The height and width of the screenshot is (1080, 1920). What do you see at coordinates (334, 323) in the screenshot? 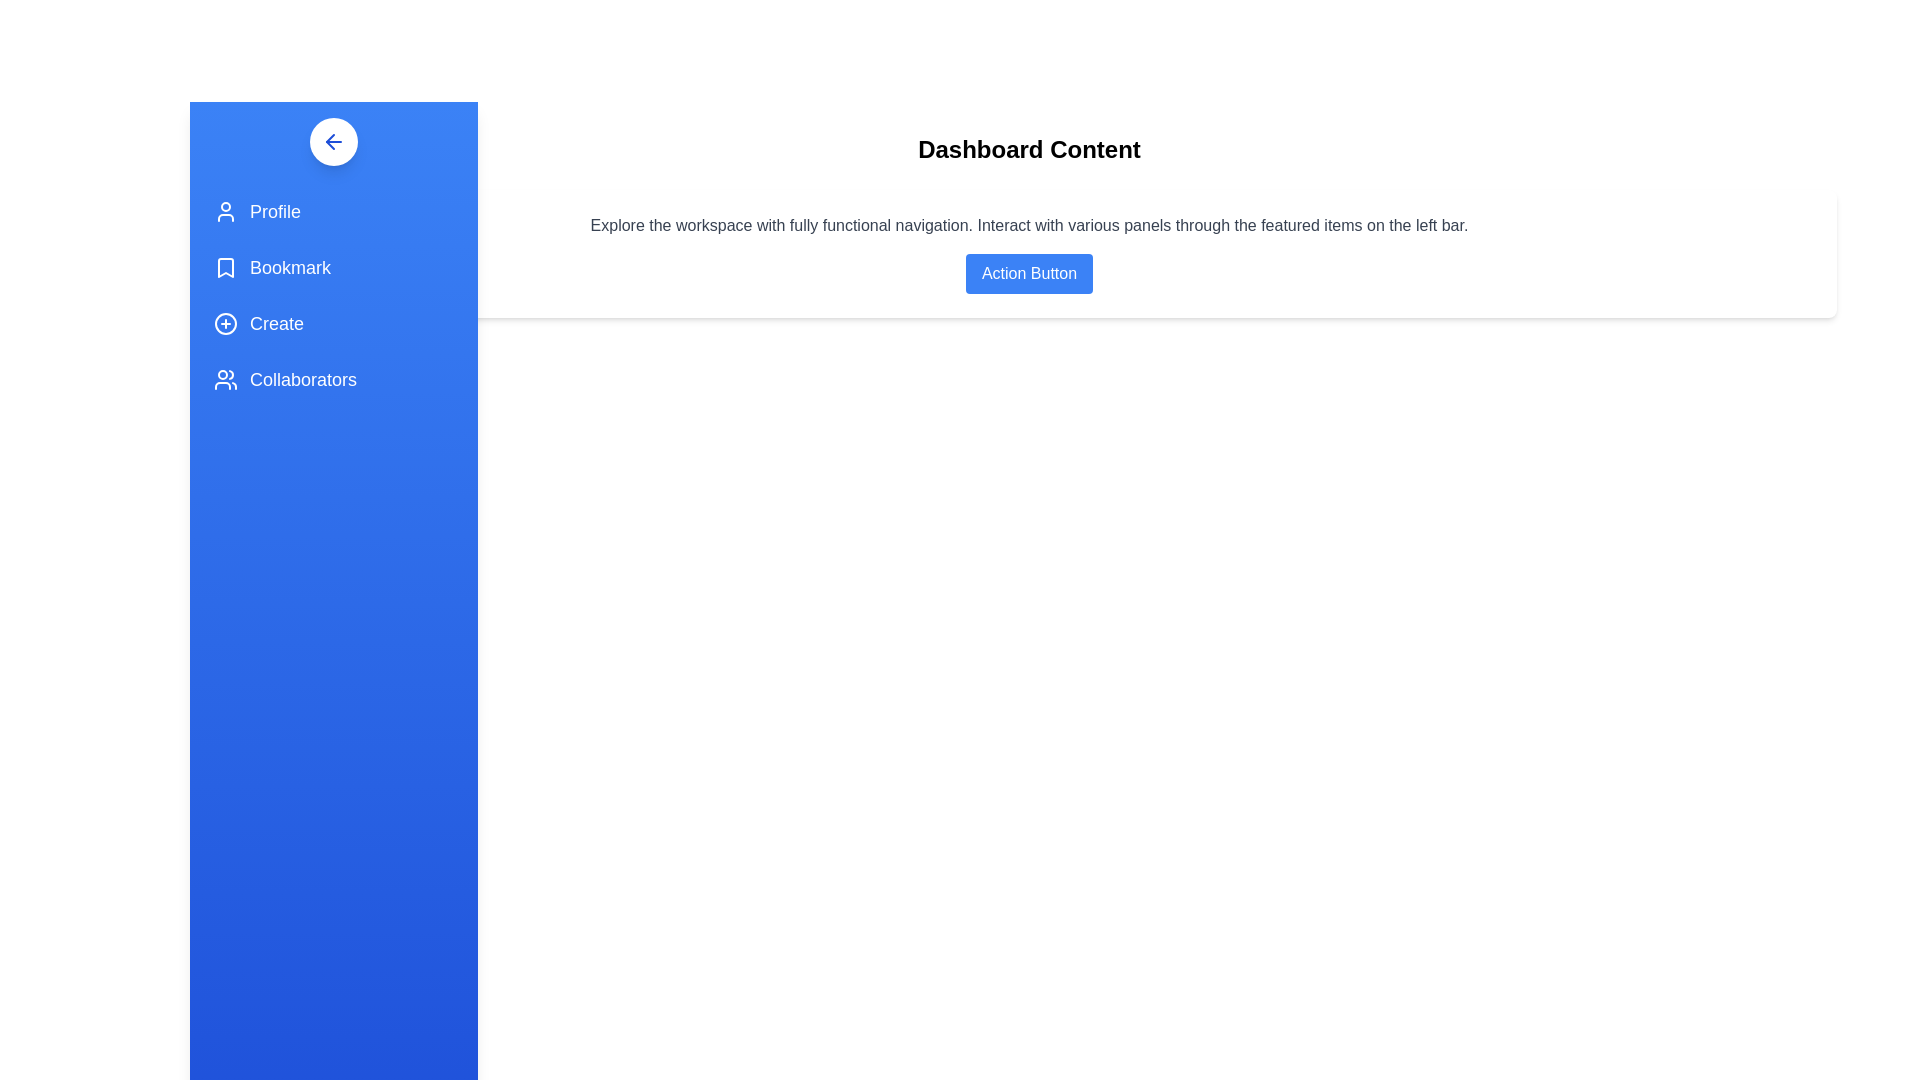
I see `the navigation item Create to navigate to the respective section` at bounding box center [334, 323].